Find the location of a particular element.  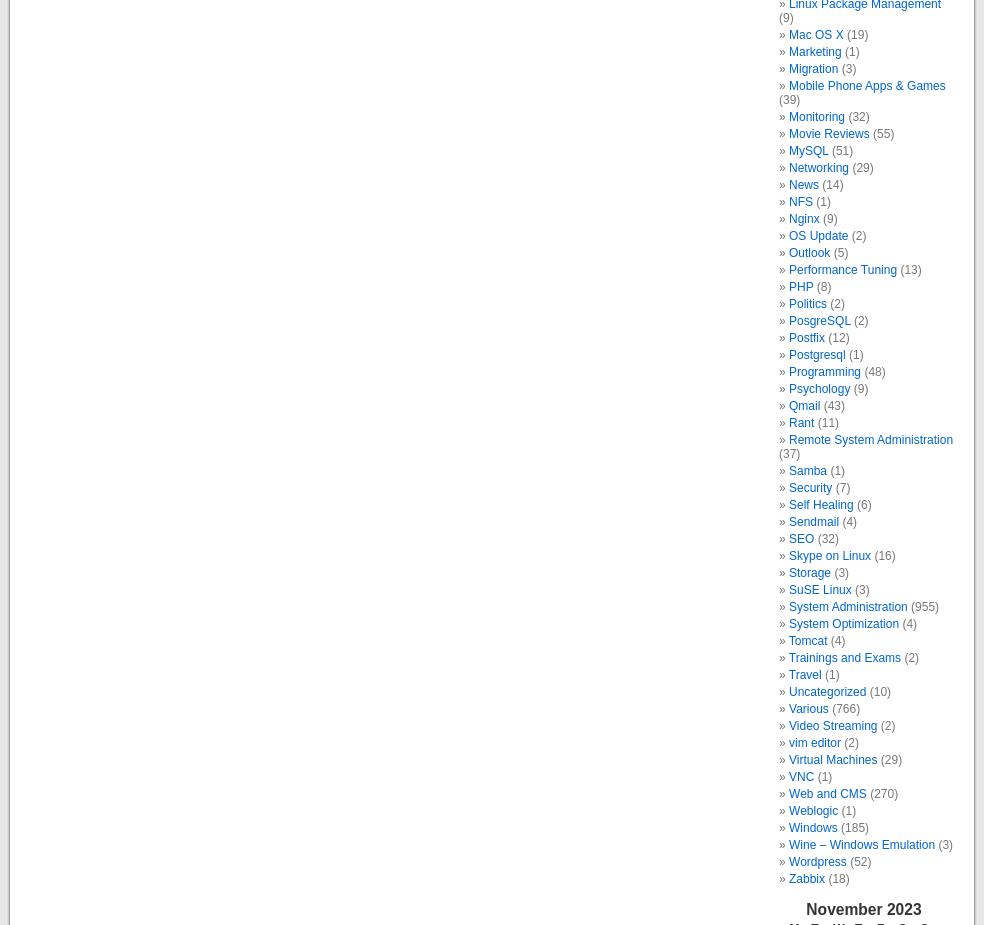

'(37)' is located at coordinates (788, 452).